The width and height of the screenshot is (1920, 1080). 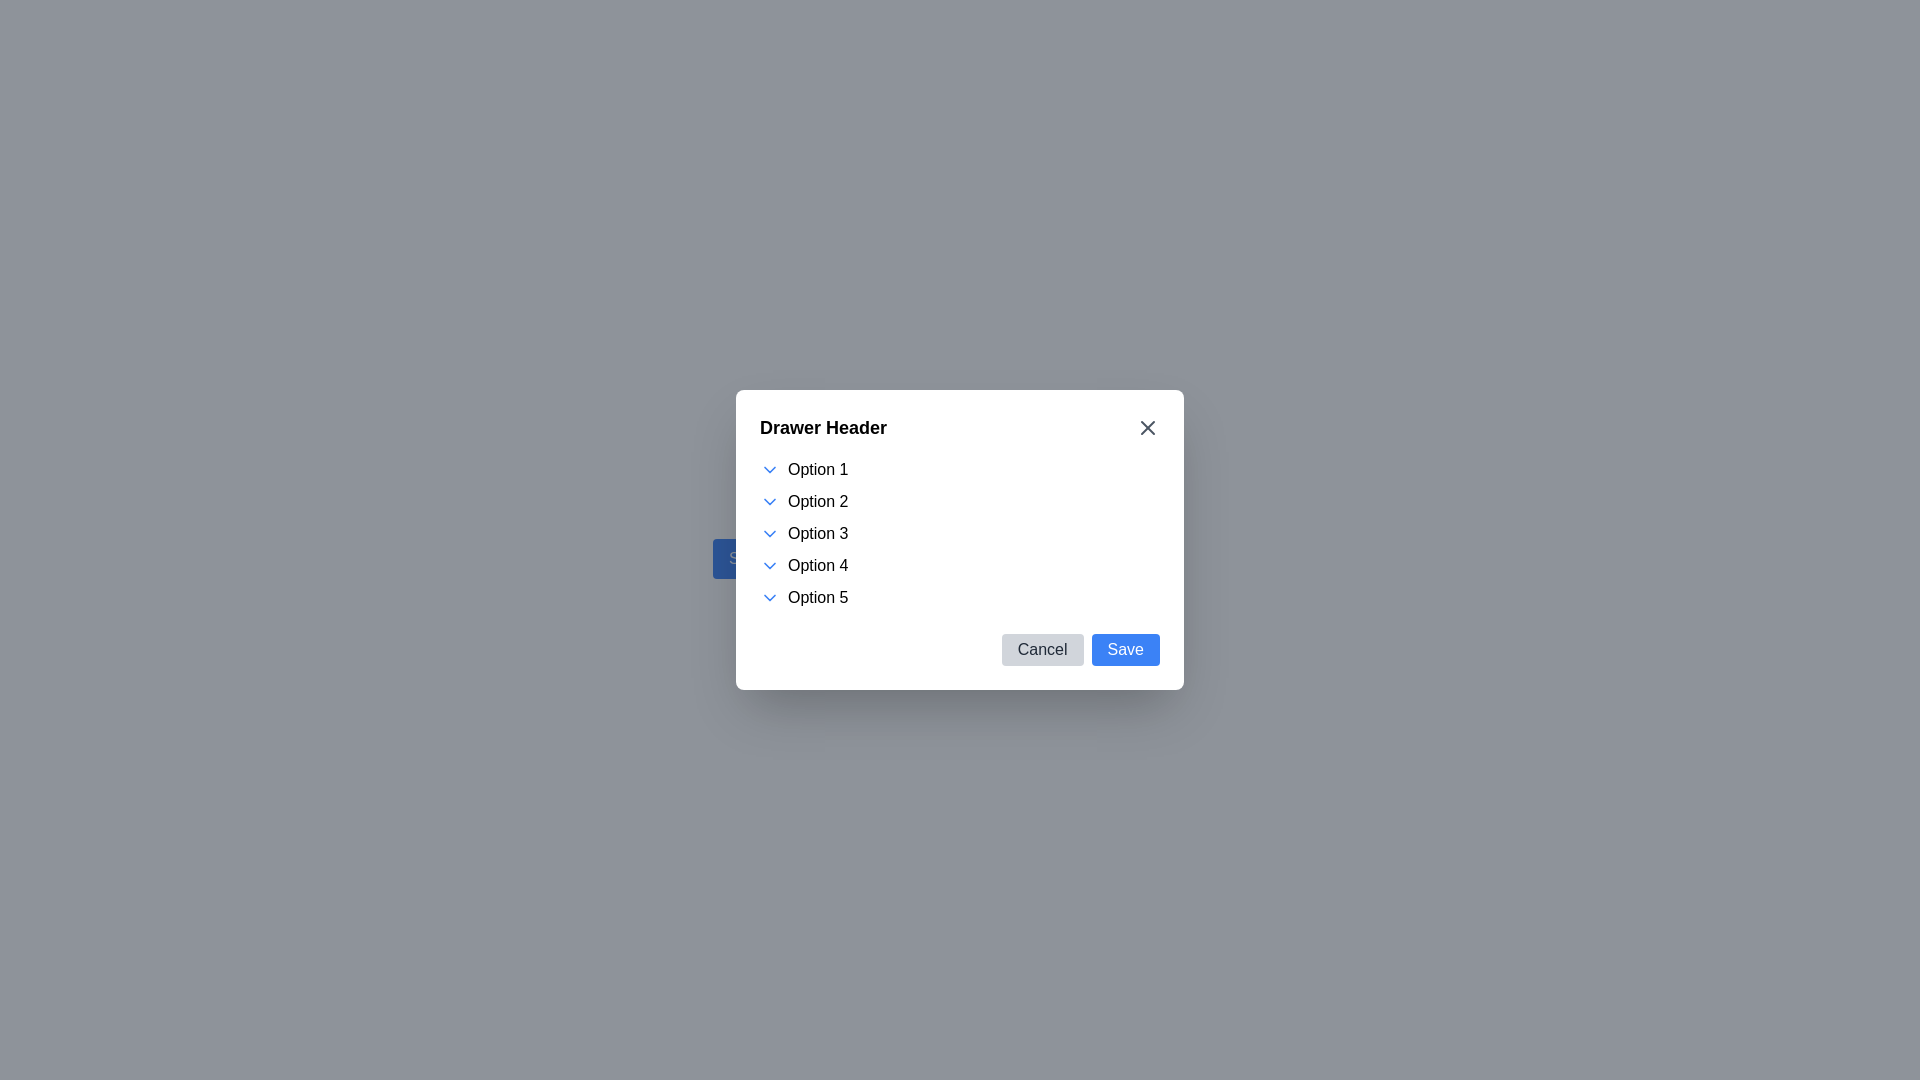 What do you see at coordinates (768, 500) in the screenshot?
I see `the Dropdown Indicator (Chevron Icon) located to the left of the 'Option 2' label` at bounding box center [768, 500].